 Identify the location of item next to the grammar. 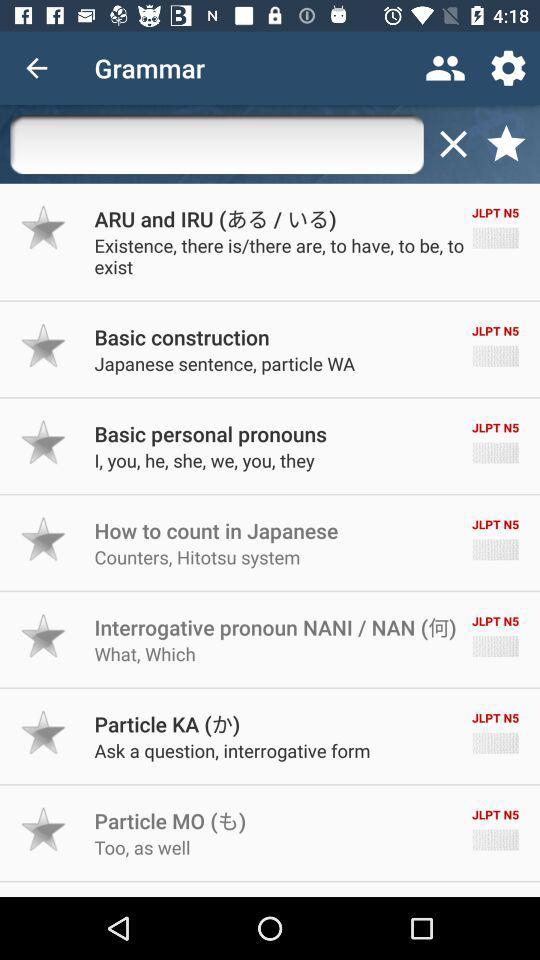
(36, 68).